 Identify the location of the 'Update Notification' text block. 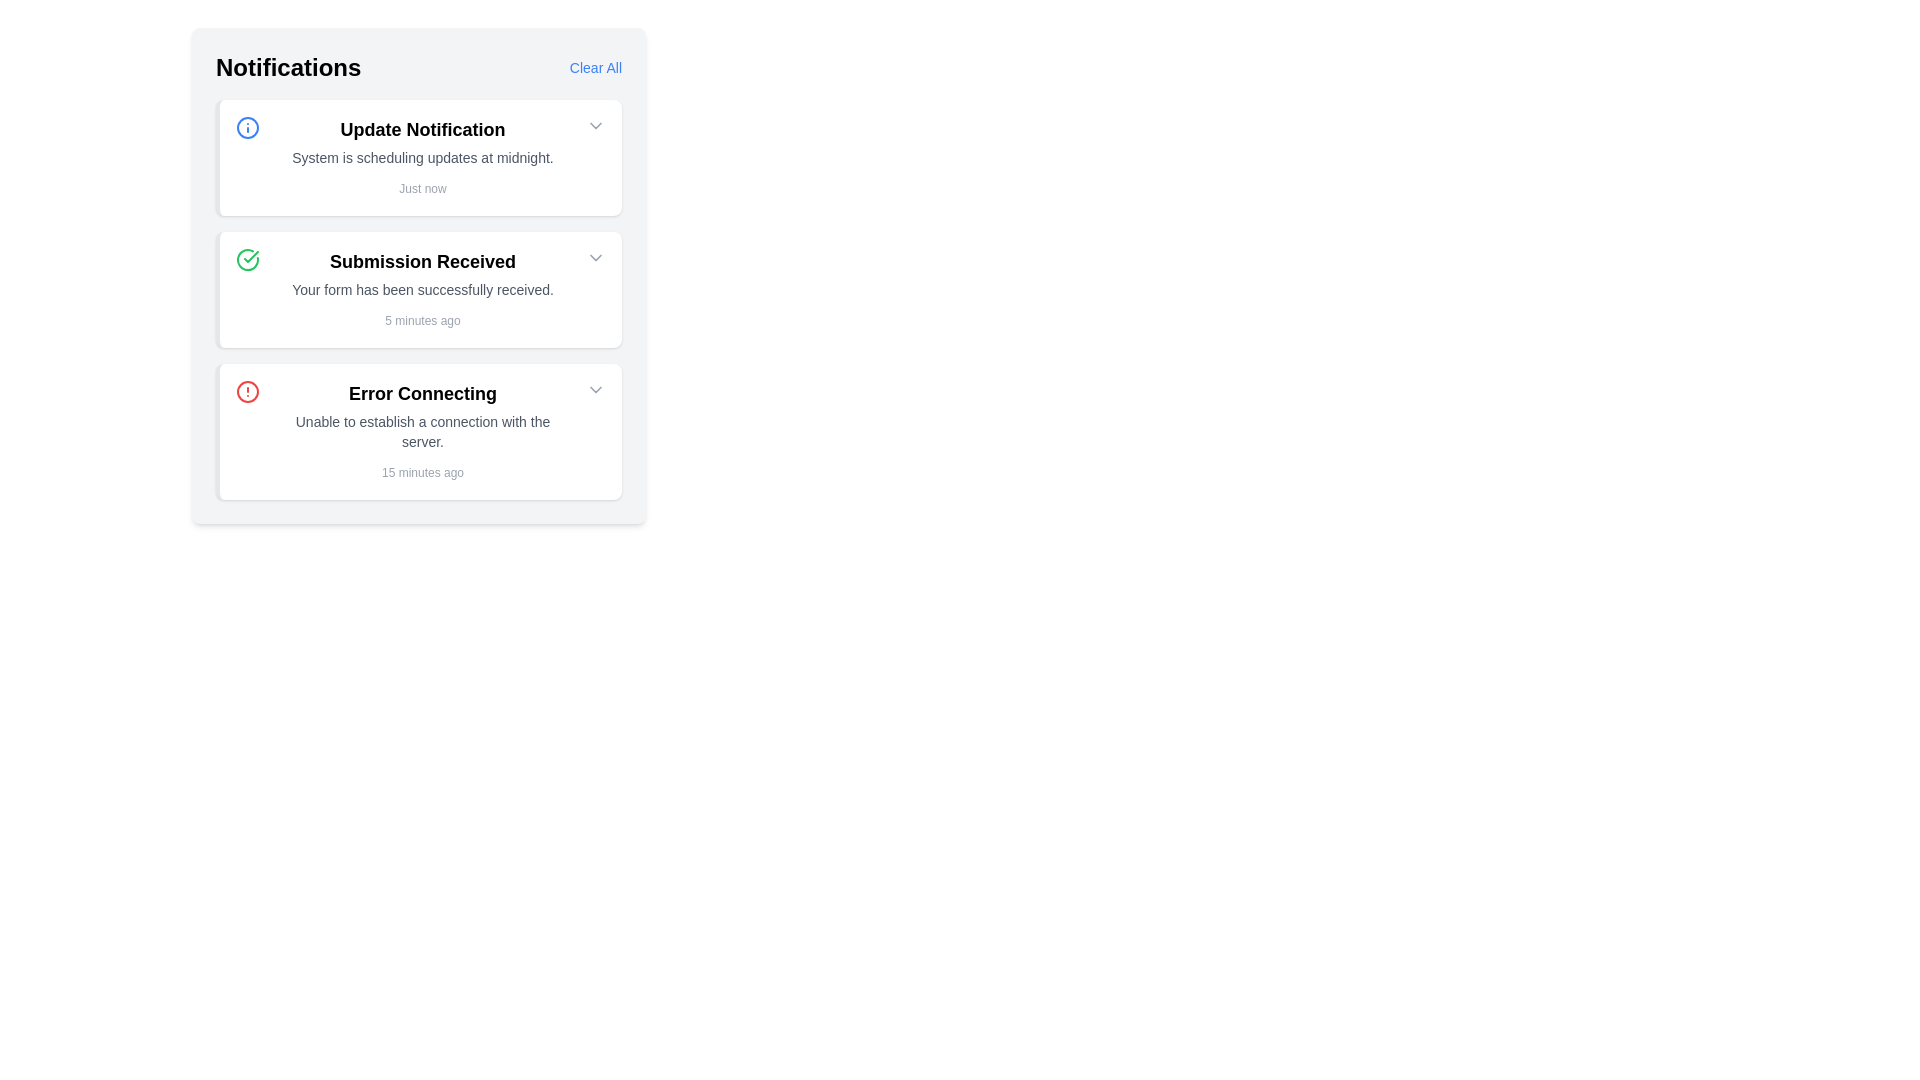
(421, 157).